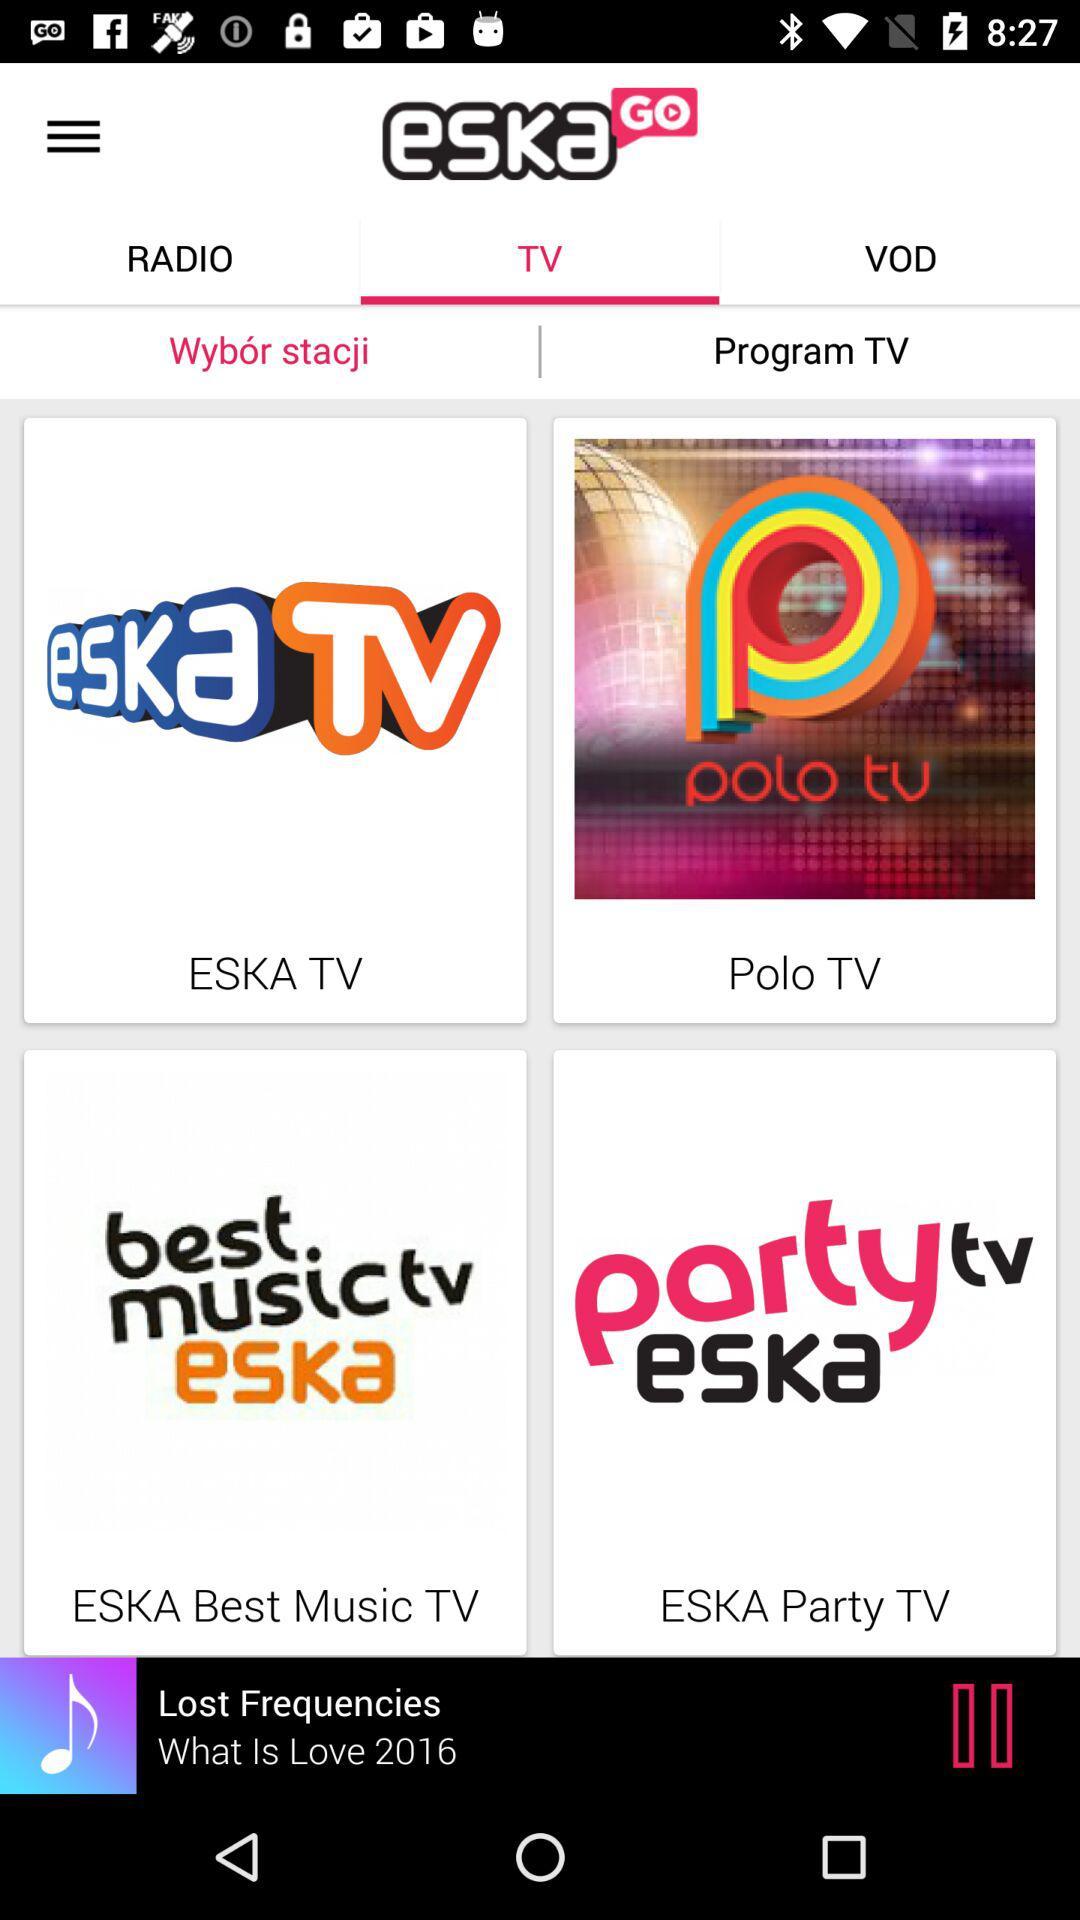  What do you see at coordinates (987, 1724) in the screenshot?
I see `the pause icon` at bounding box center [987, 1724].